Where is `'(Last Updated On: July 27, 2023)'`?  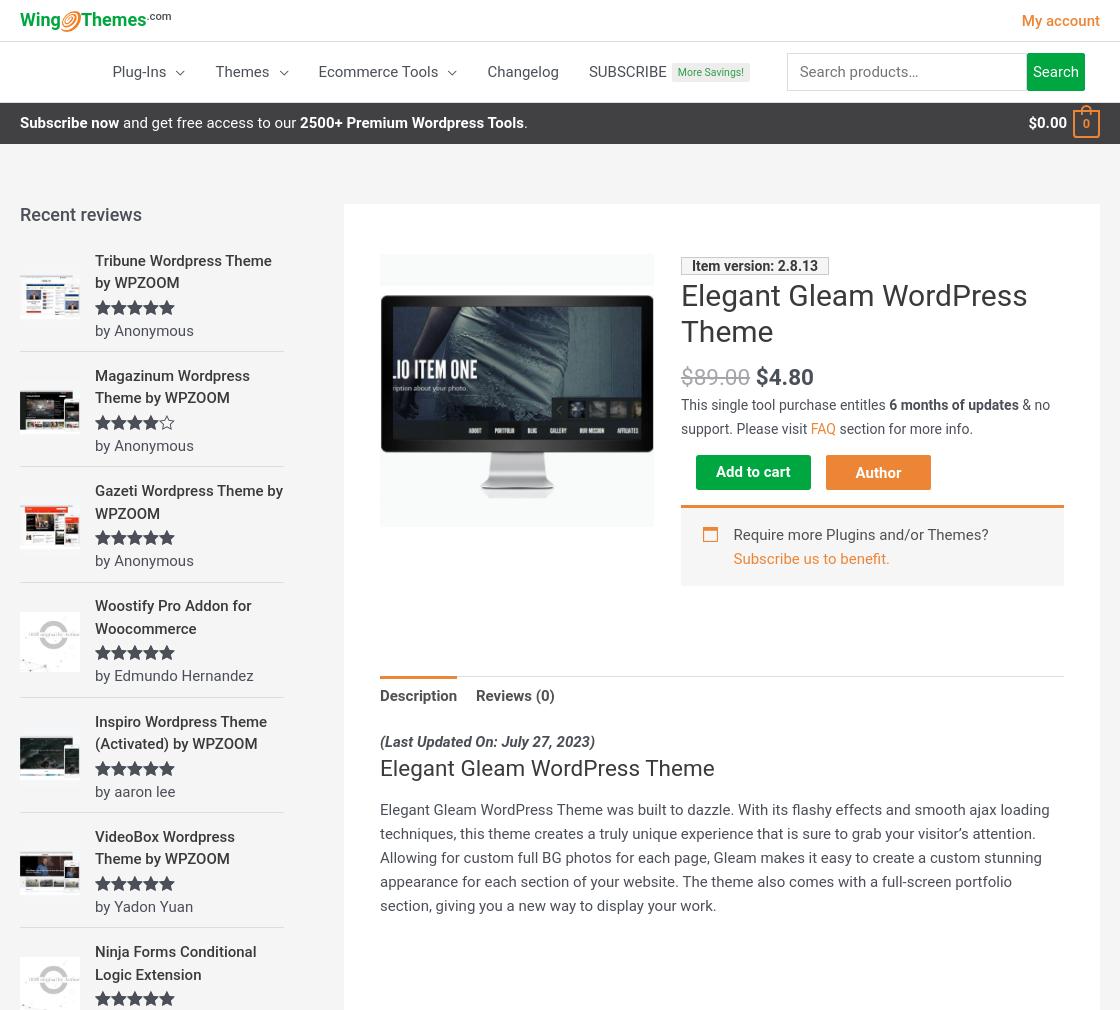
'(Last Updated On: July 27, 2023)' is located at coordinates (380, 741).